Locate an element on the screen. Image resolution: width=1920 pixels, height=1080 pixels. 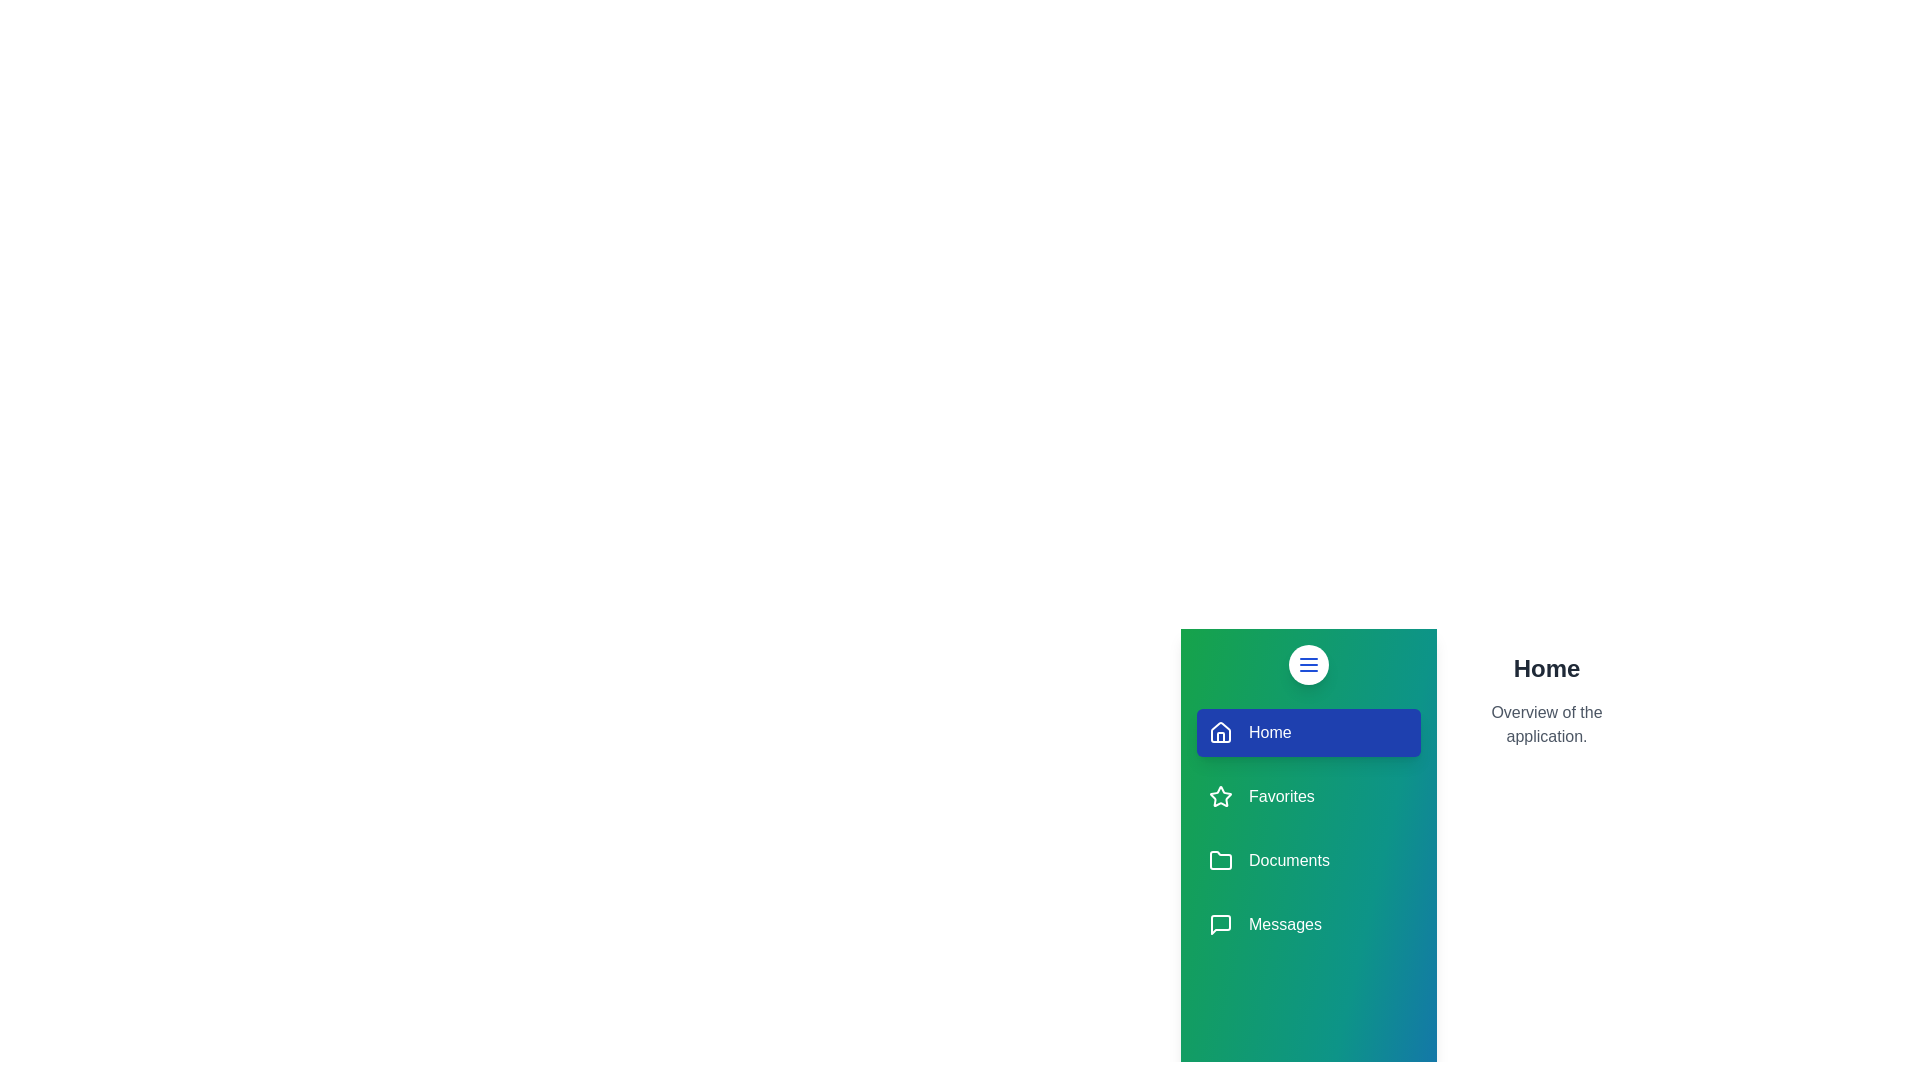
the Home section from the drawer menu is located at coordinates (1309, 732).